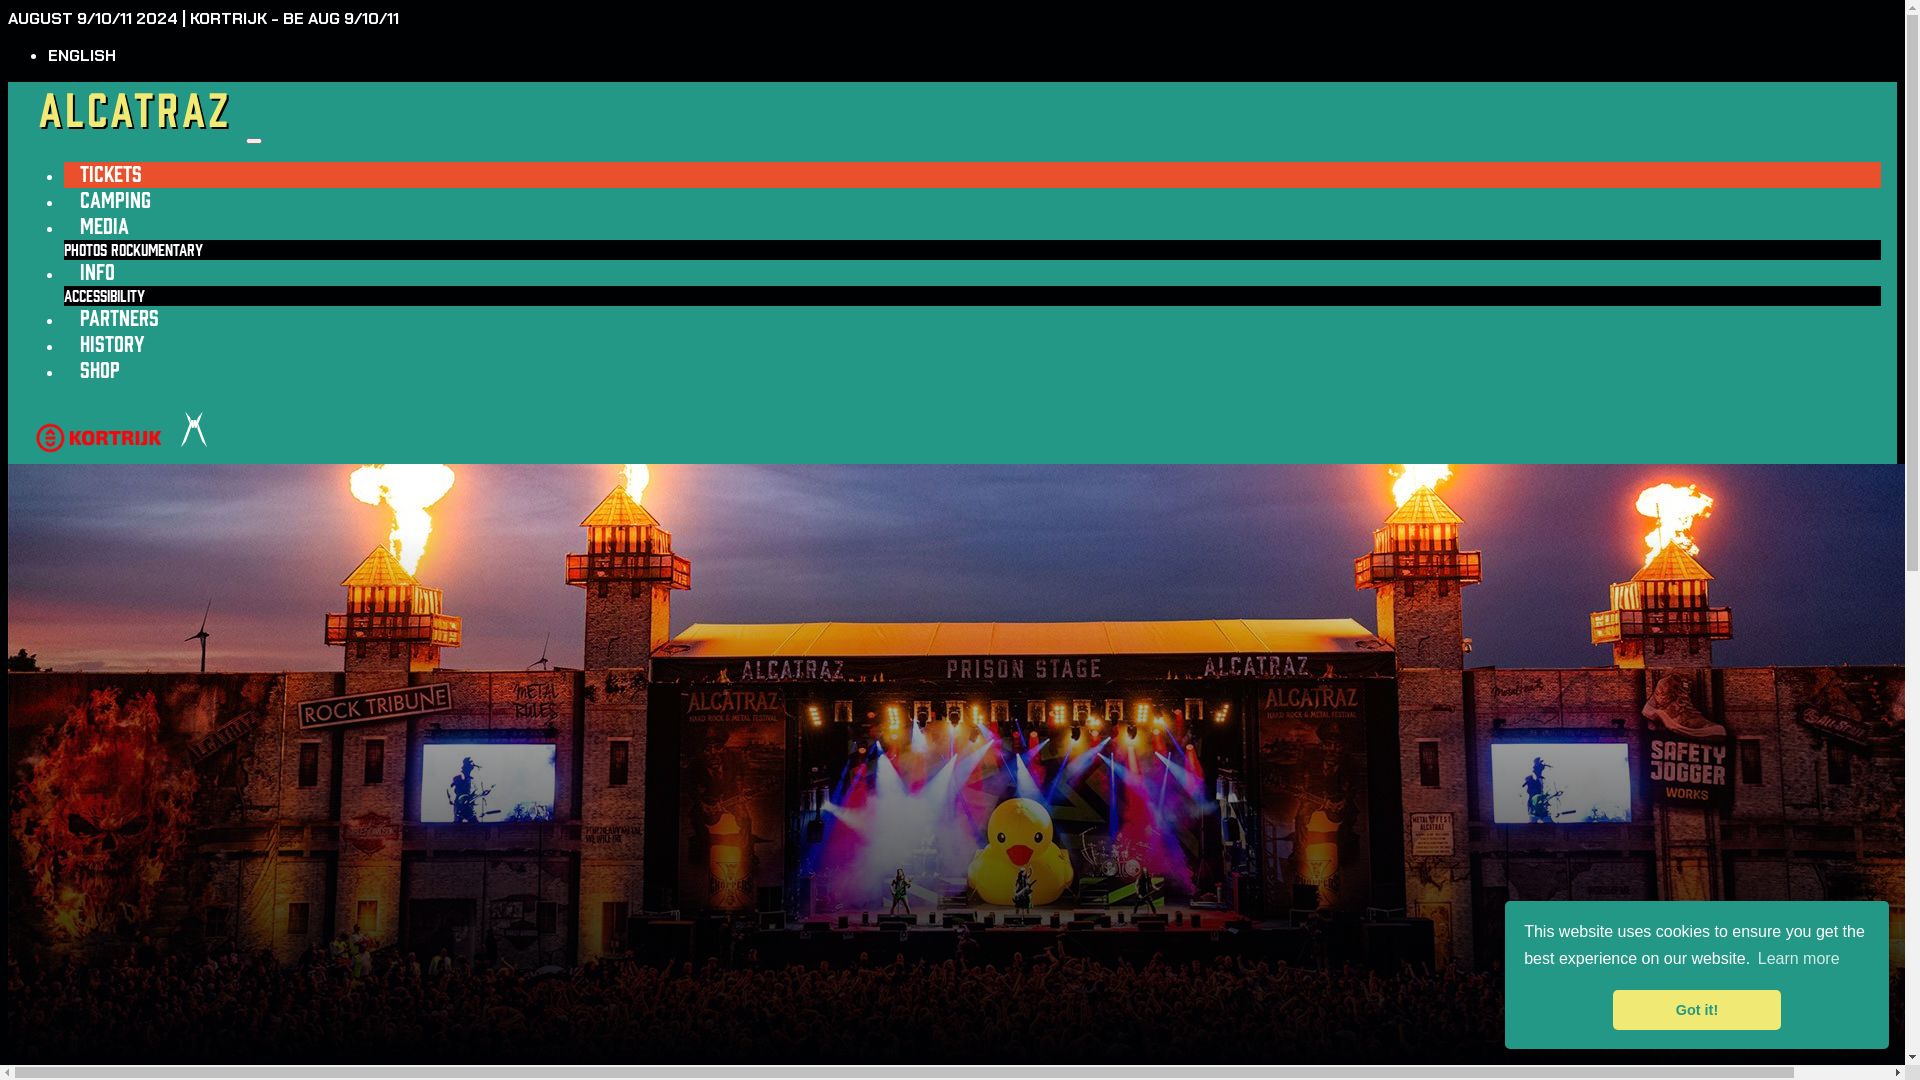 Image resolution: width=1920 pixels, height=1080 pixels. Describe the element at coordinates (1799, 958) in the screenshot. I see `'Learn more'` at that location.